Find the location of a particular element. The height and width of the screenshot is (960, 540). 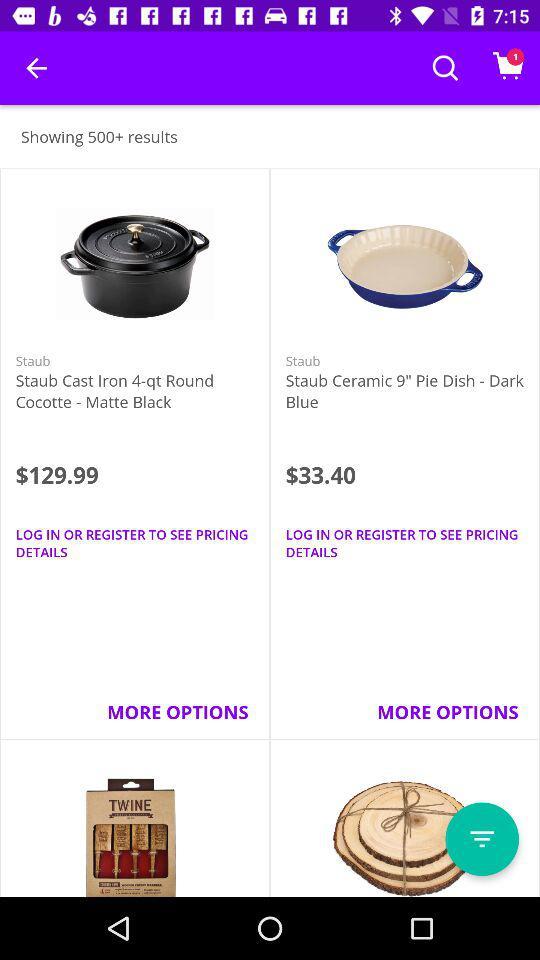

cart button is located at coordinates (508, 68).